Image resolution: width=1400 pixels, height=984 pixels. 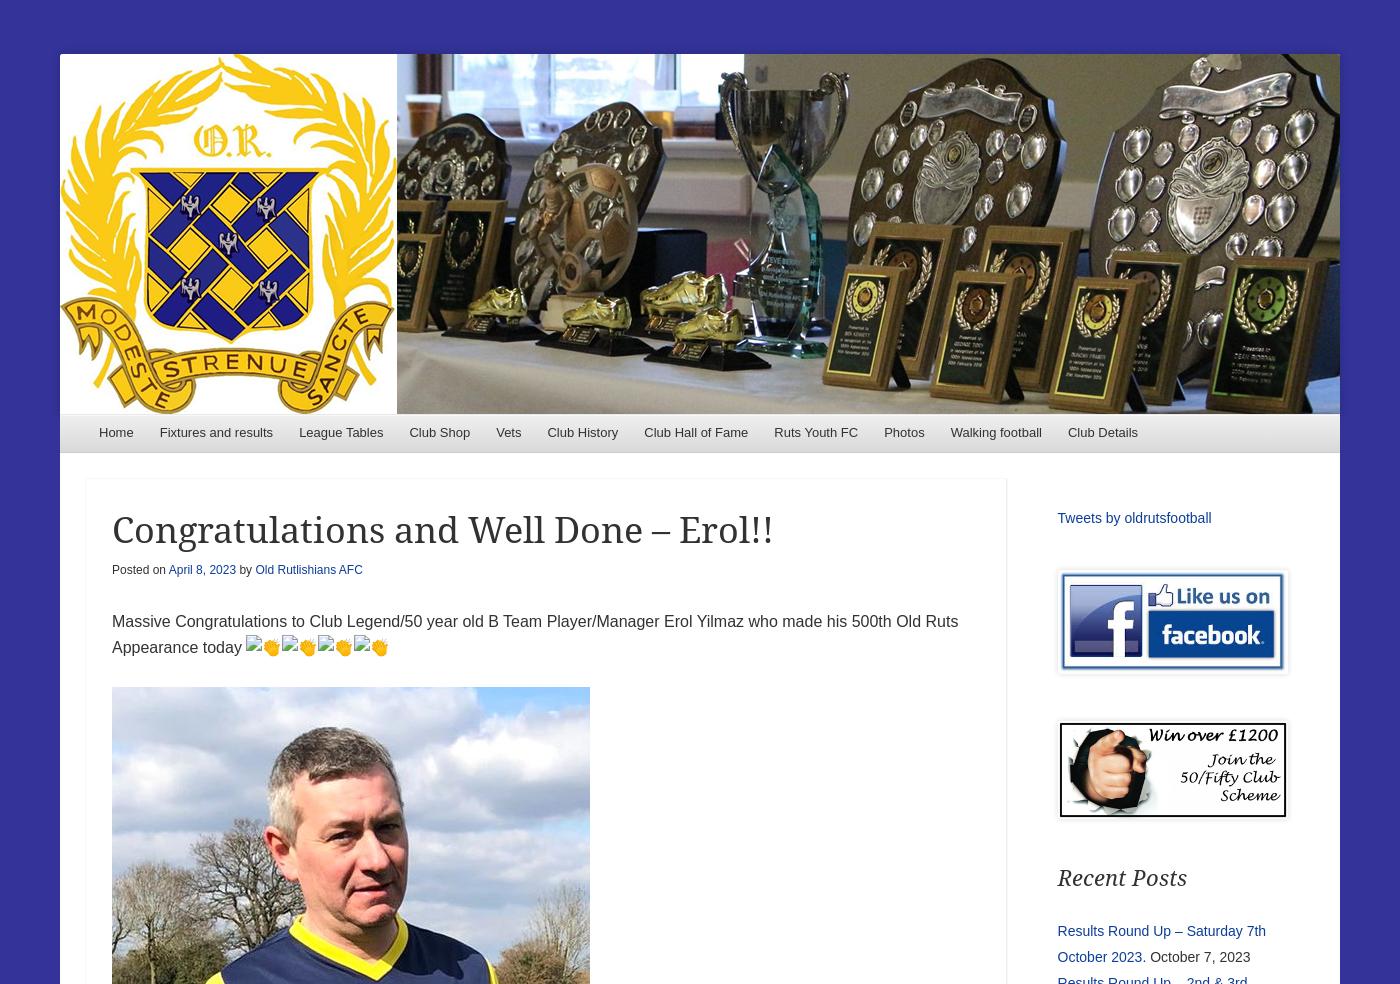 What do you see at coordinates (1199, 955) in the screenshot?
I see `'October 7, 2023'` at bounding box center [1199, 955].